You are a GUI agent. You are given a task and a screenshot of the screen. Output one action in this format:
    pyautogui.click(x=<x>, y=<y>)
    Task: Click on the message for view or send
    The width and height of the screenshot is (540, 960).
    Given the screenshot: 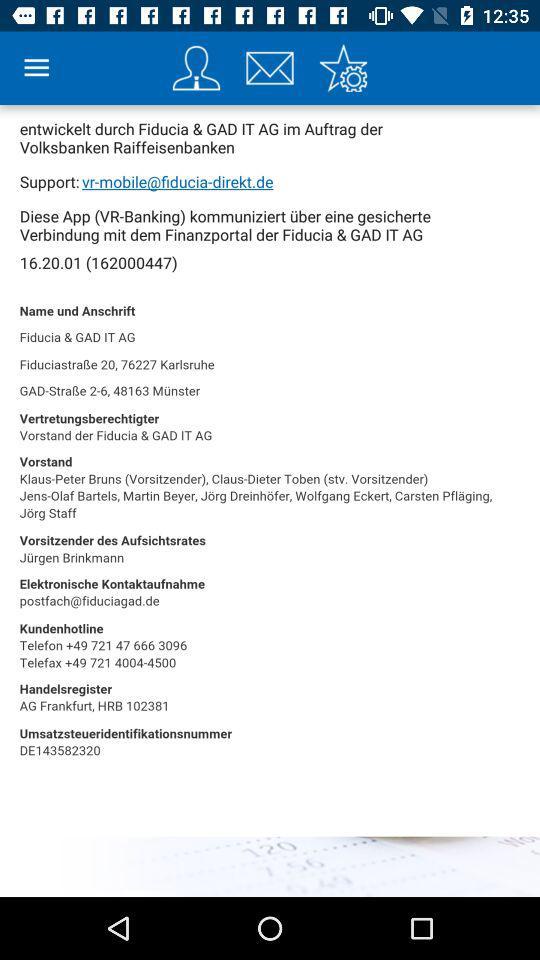 What is the action you would take?
    pyautogui.click(x=270, y=68)
    